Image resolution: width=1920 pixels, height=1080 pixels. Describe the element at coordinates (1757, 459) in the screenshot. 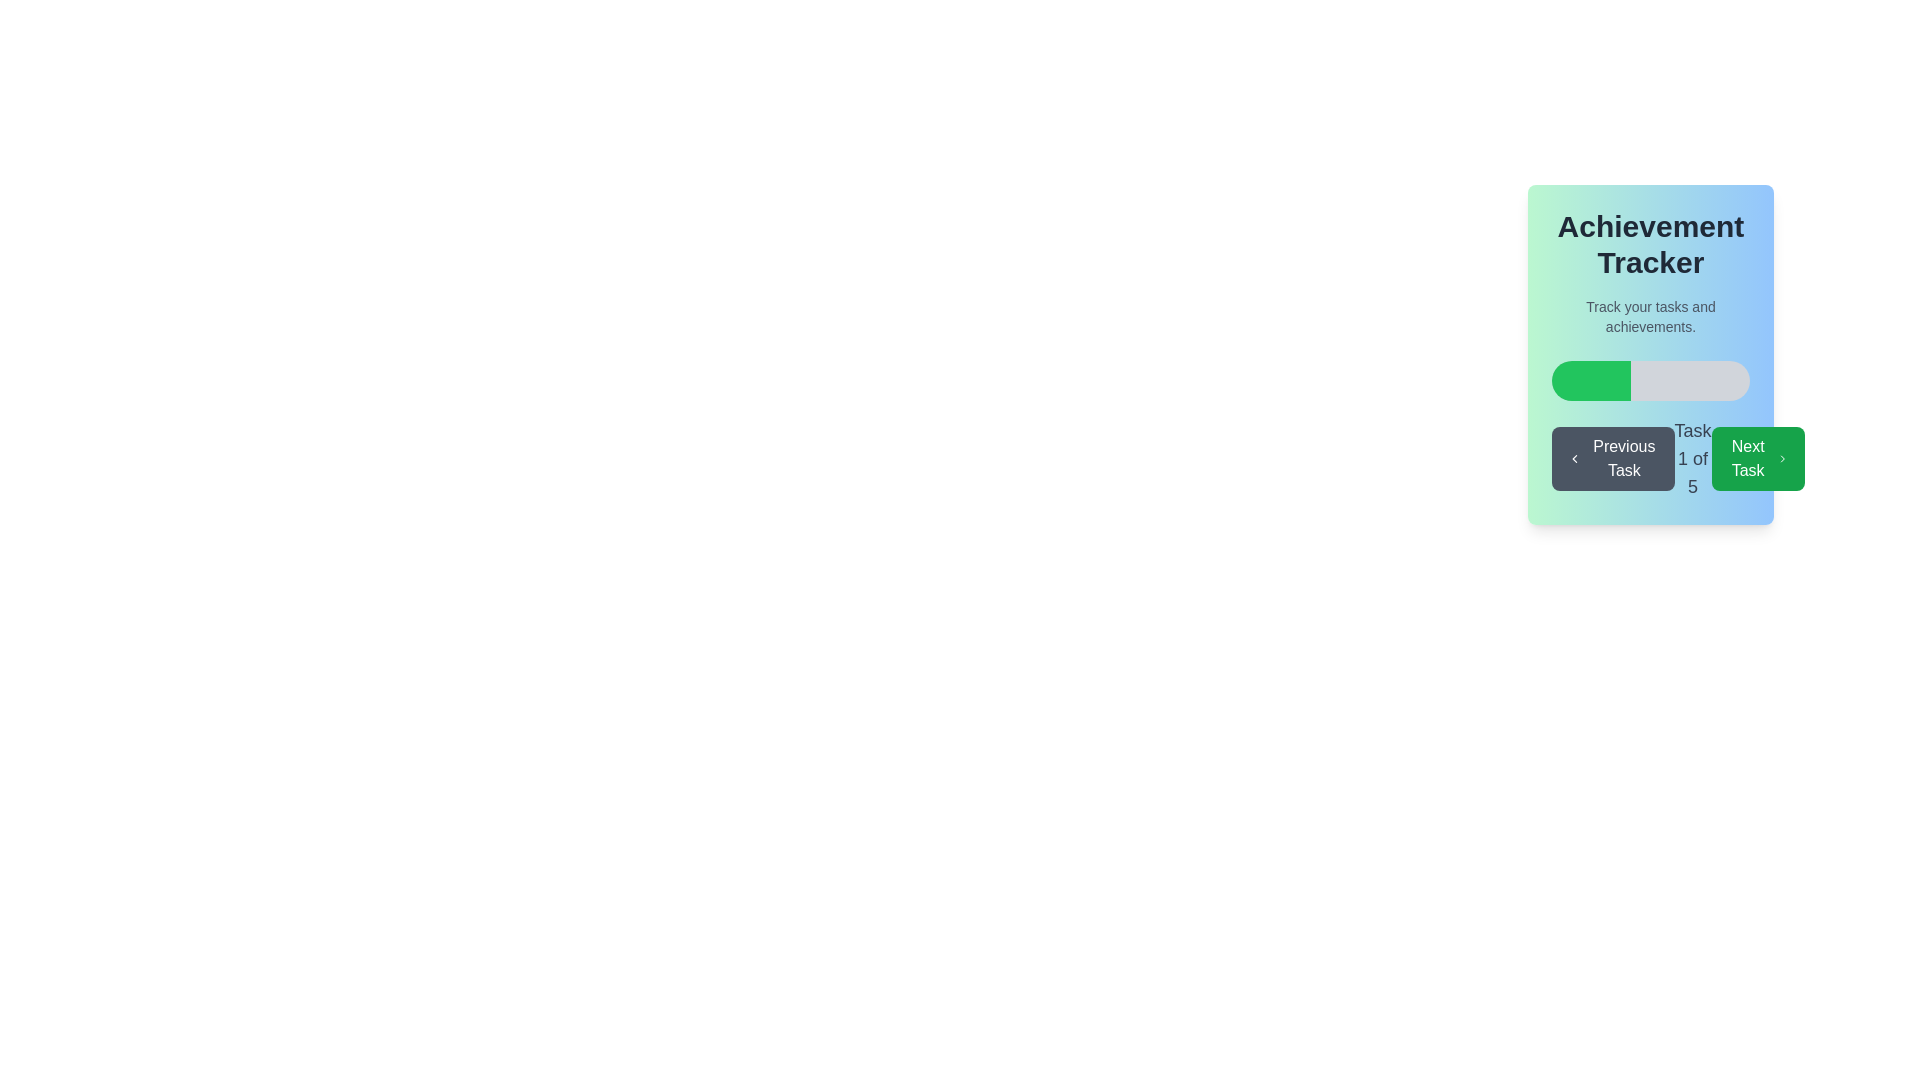

I see `the 'Next Task' button located at the bottom right of the 'Achievement Tracker' card` at that location.